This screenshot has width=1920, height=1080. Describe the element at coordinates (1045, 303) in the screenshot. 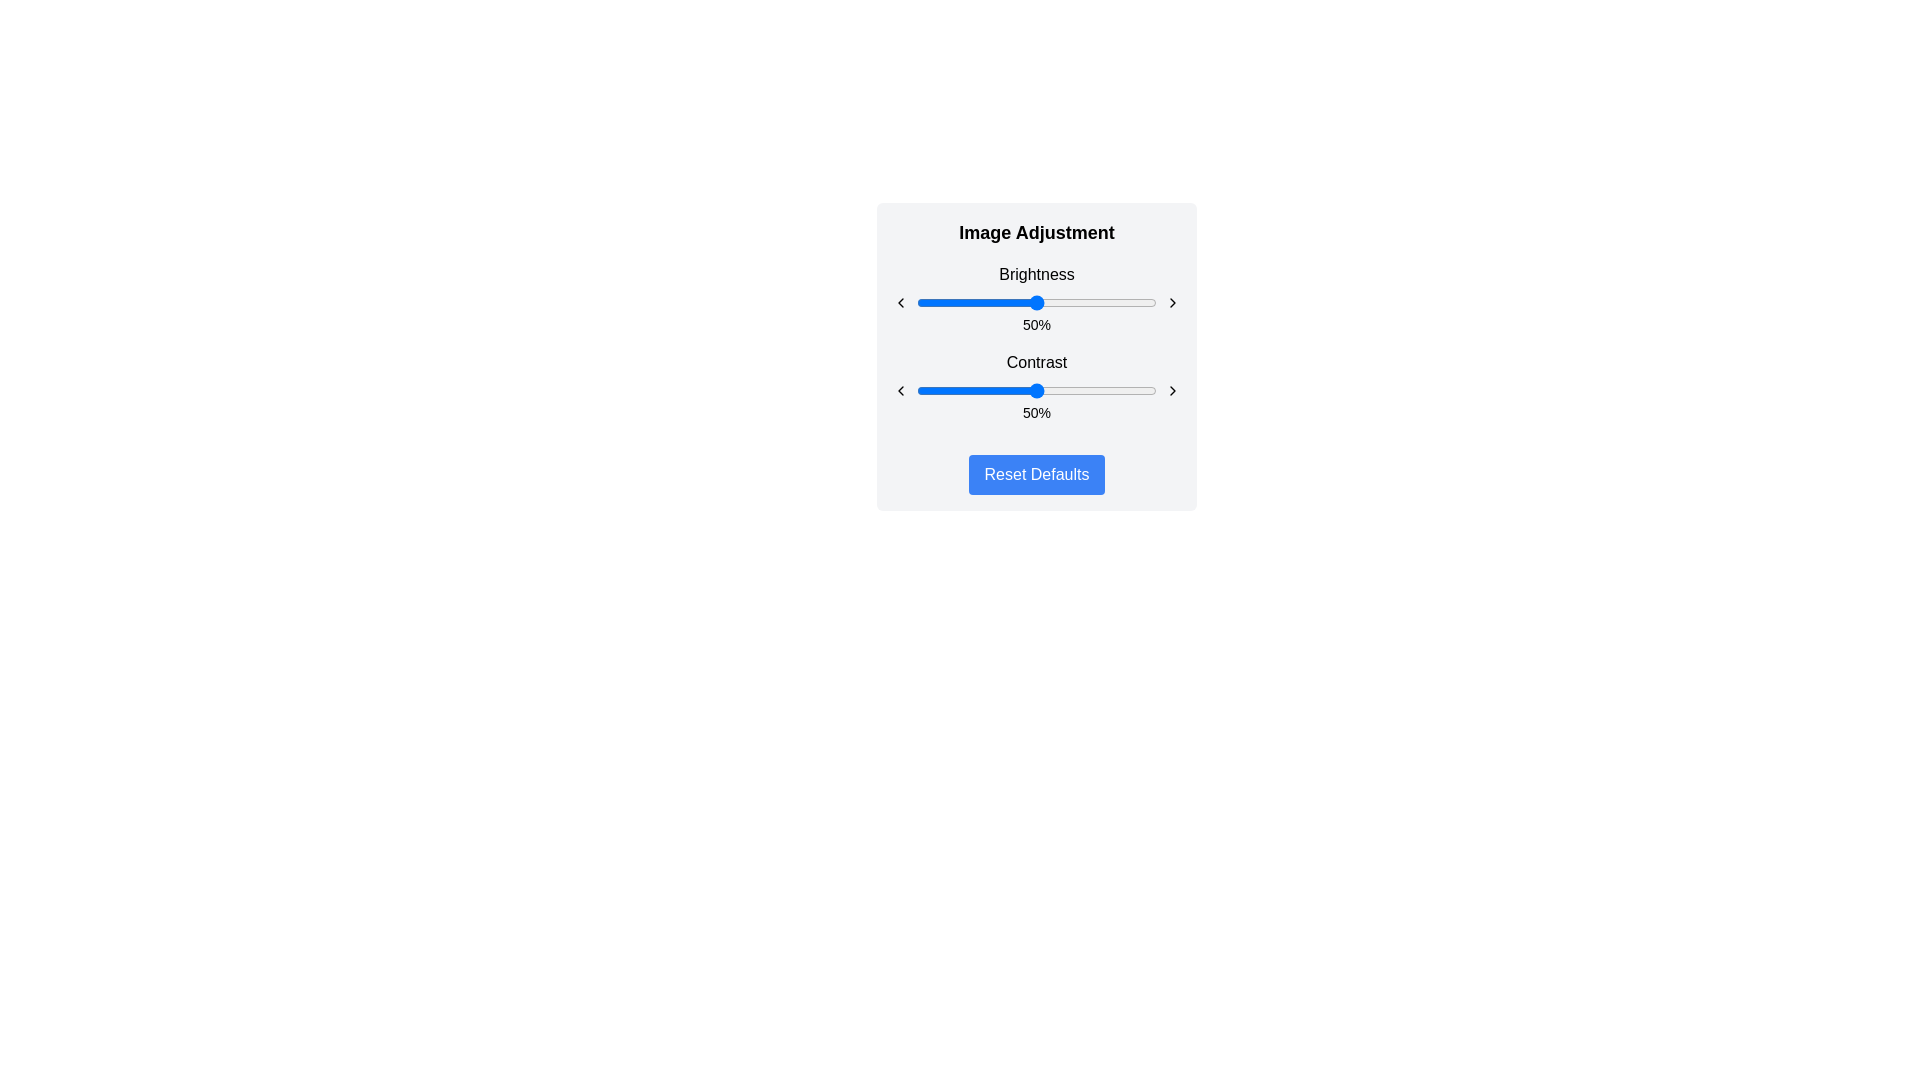

I see `brightness` at that location.